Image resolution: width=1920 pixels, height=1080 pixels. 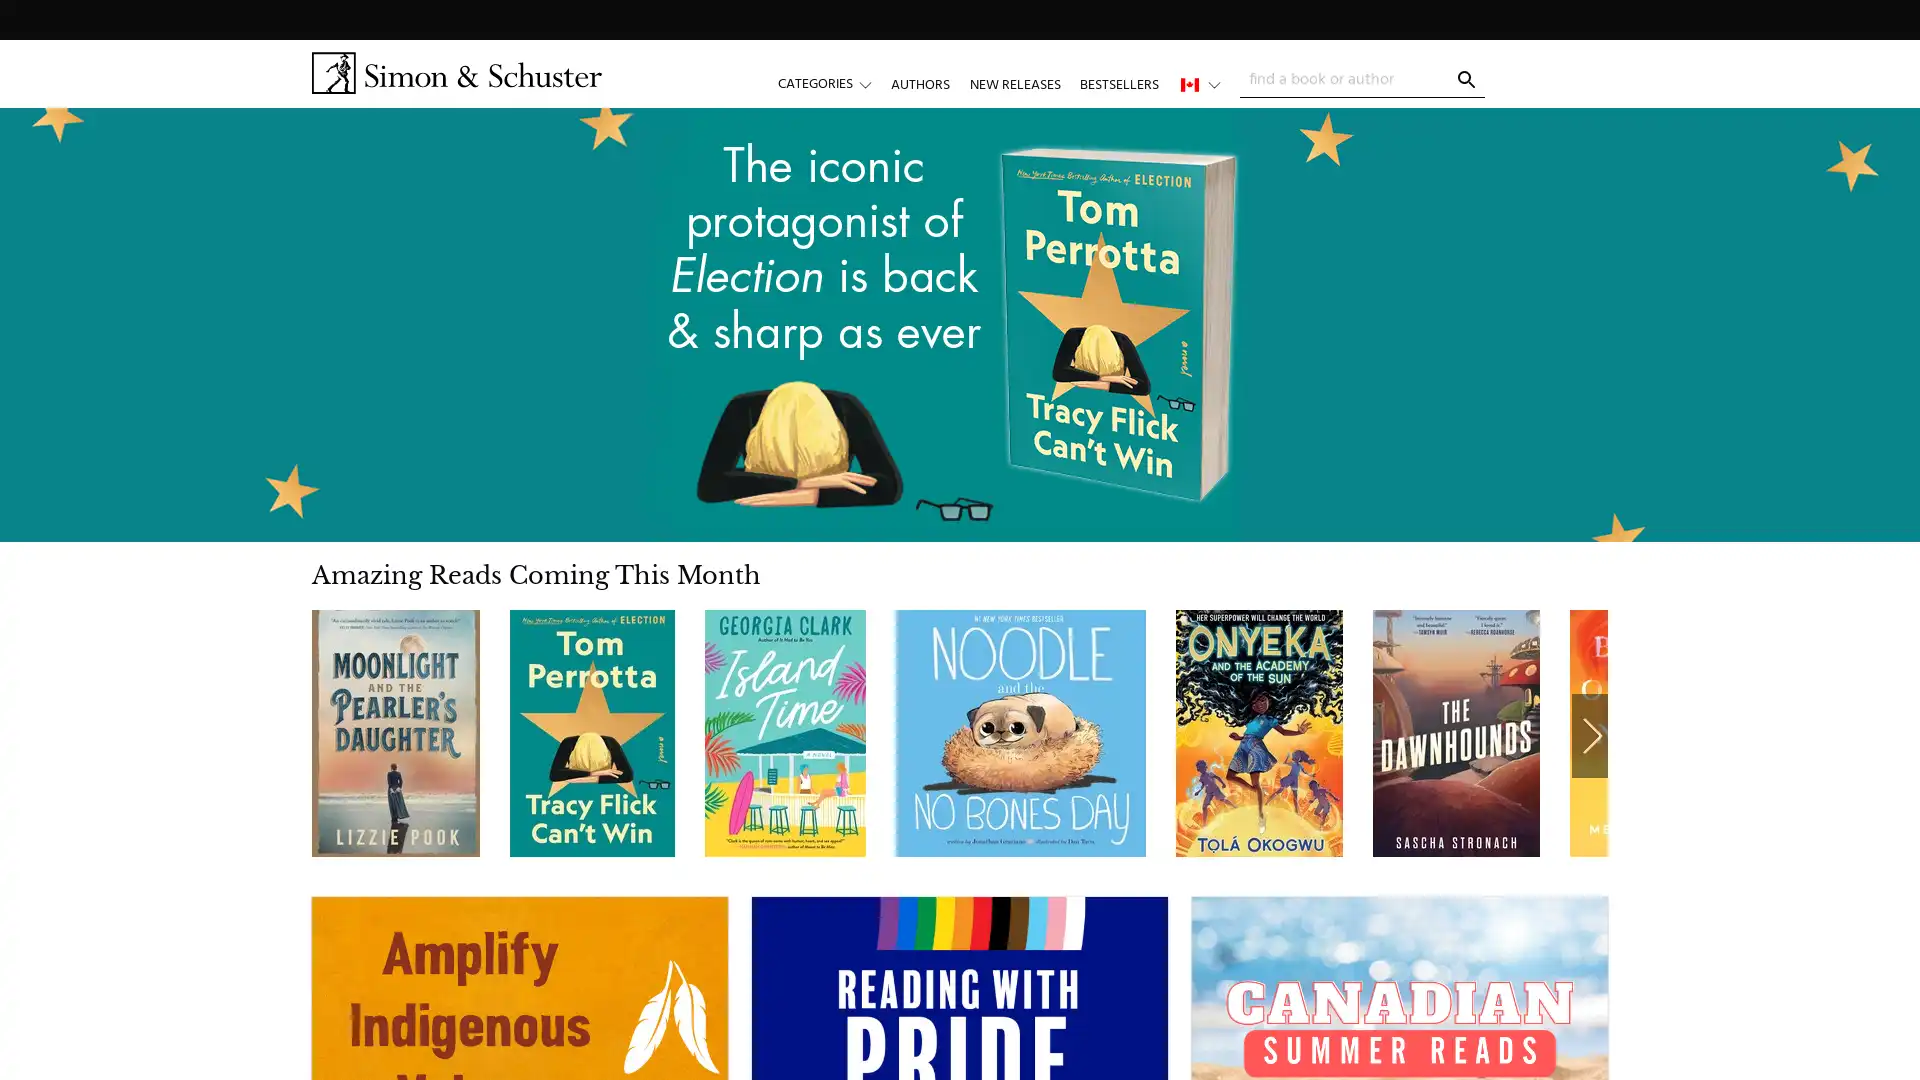 I want to click on BESTSELLERS, so click(x=1117, y=83).